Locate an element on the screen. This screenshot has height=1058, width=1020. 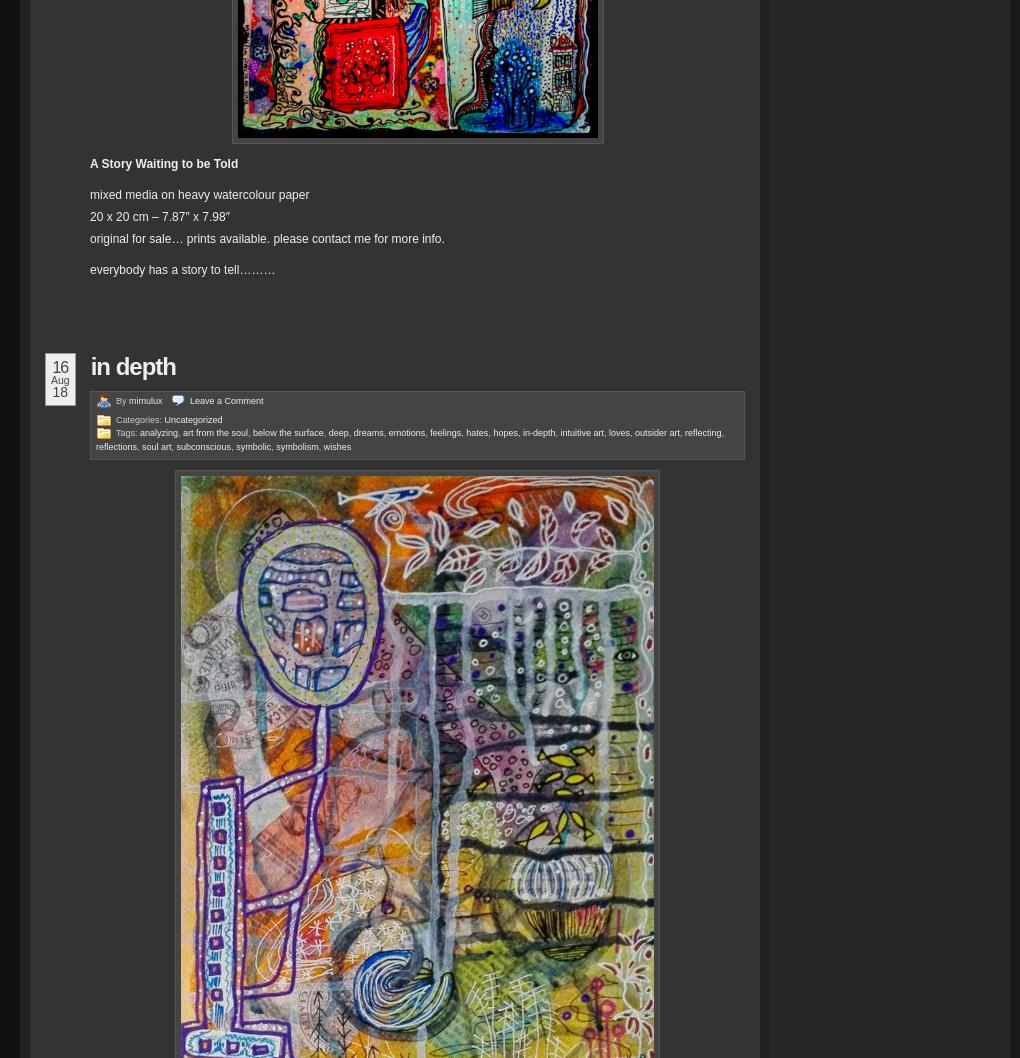
'intuitive art' is located at coordinates (582, 433).